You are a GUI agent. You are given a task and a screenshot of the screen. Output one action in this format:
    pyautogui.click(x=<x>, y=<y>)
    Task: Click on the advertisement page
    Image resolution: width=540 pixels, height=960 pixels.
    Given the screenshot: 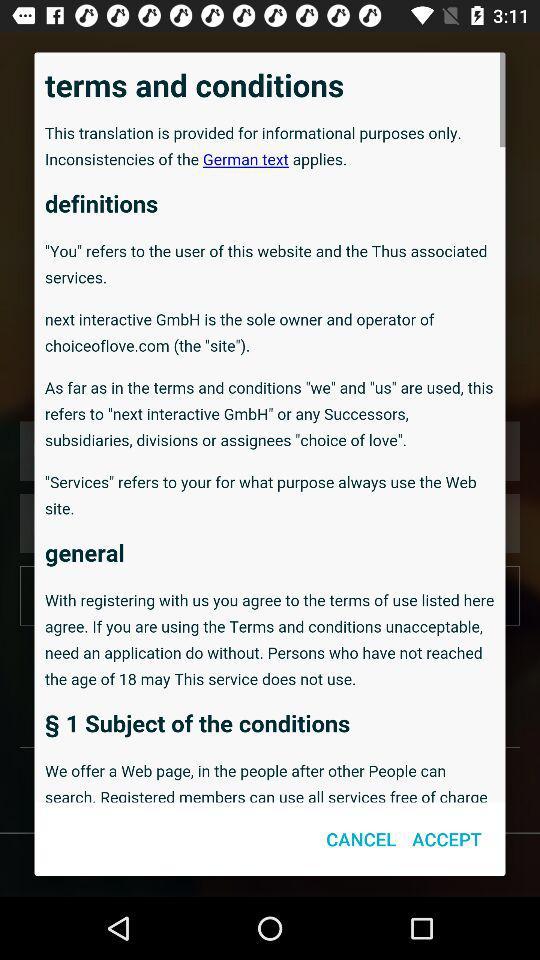 What is the action you would take?
    pyautogui.click(x=270, y=427)
    